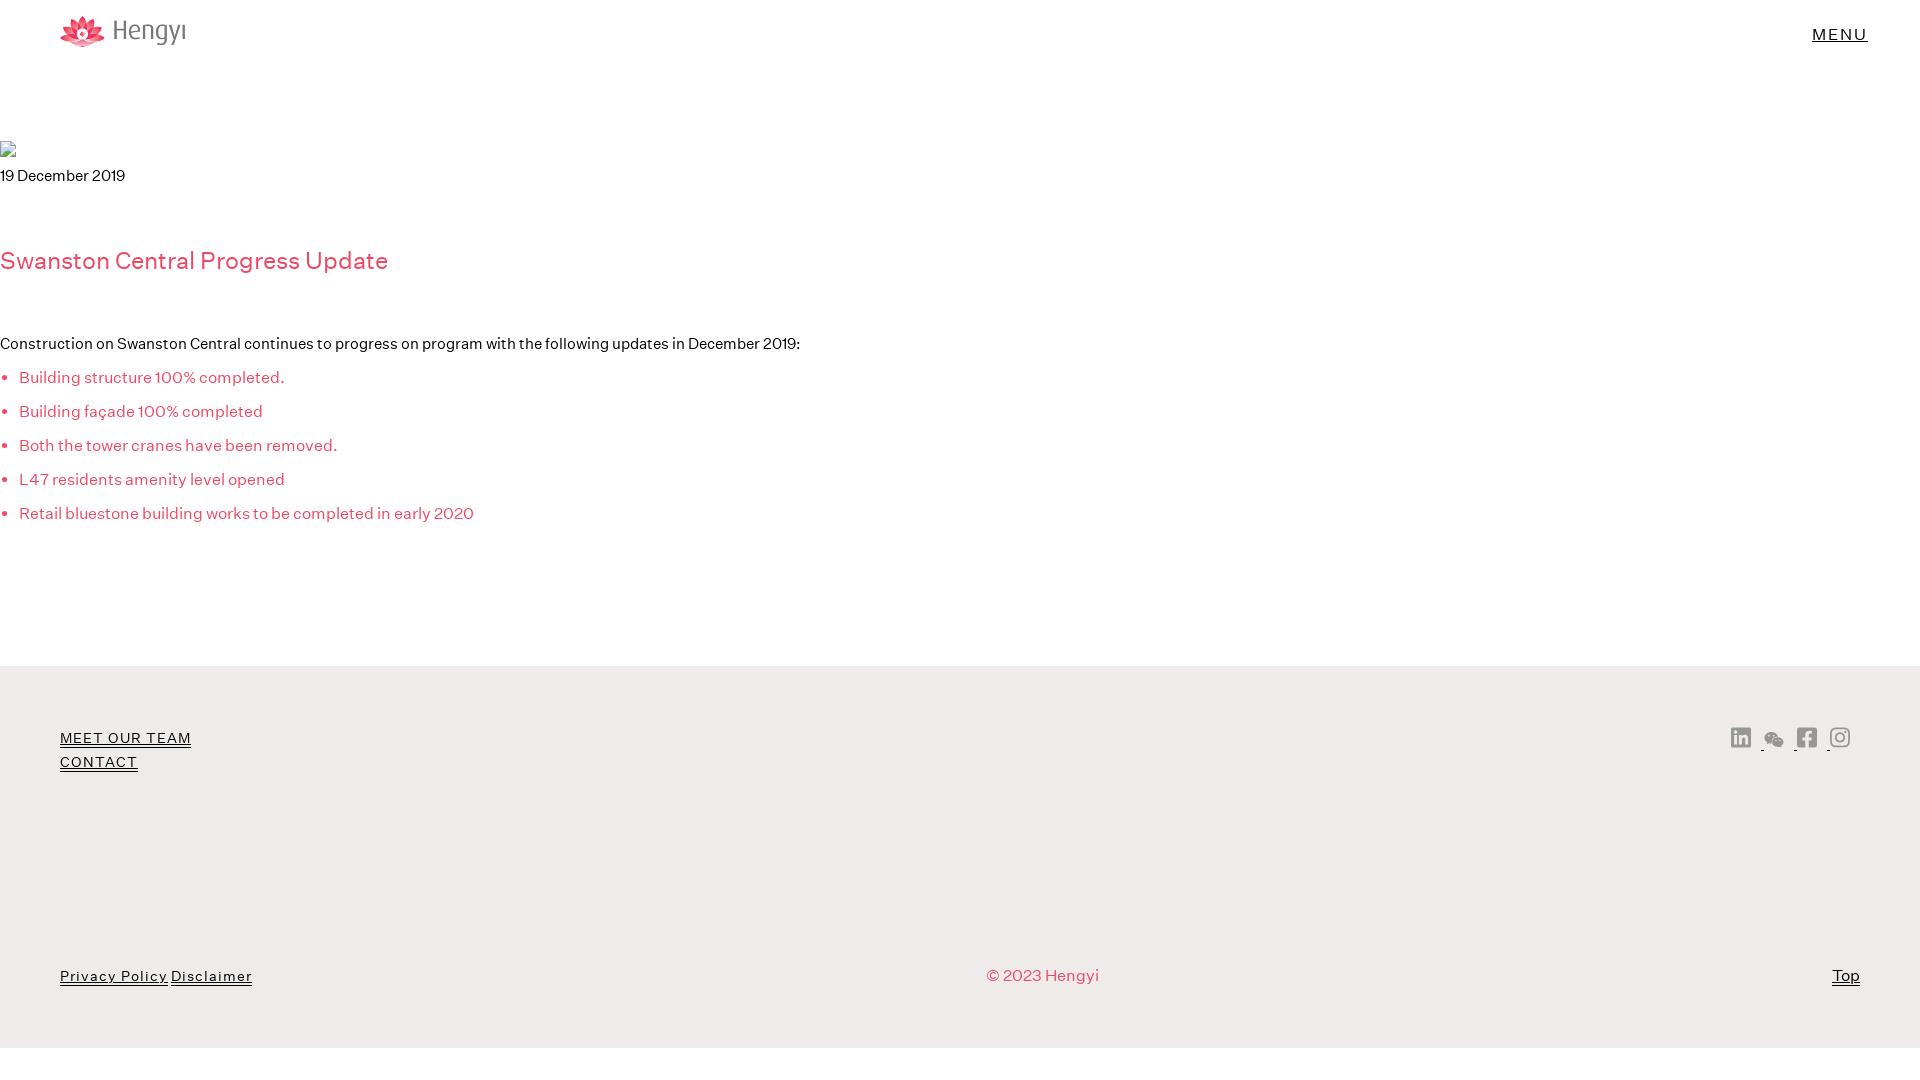 This screenshot has width=1920, height=1080. Describe the element at coordinates (1845, 974) in the screenshot. I see `'Top'` at that location.